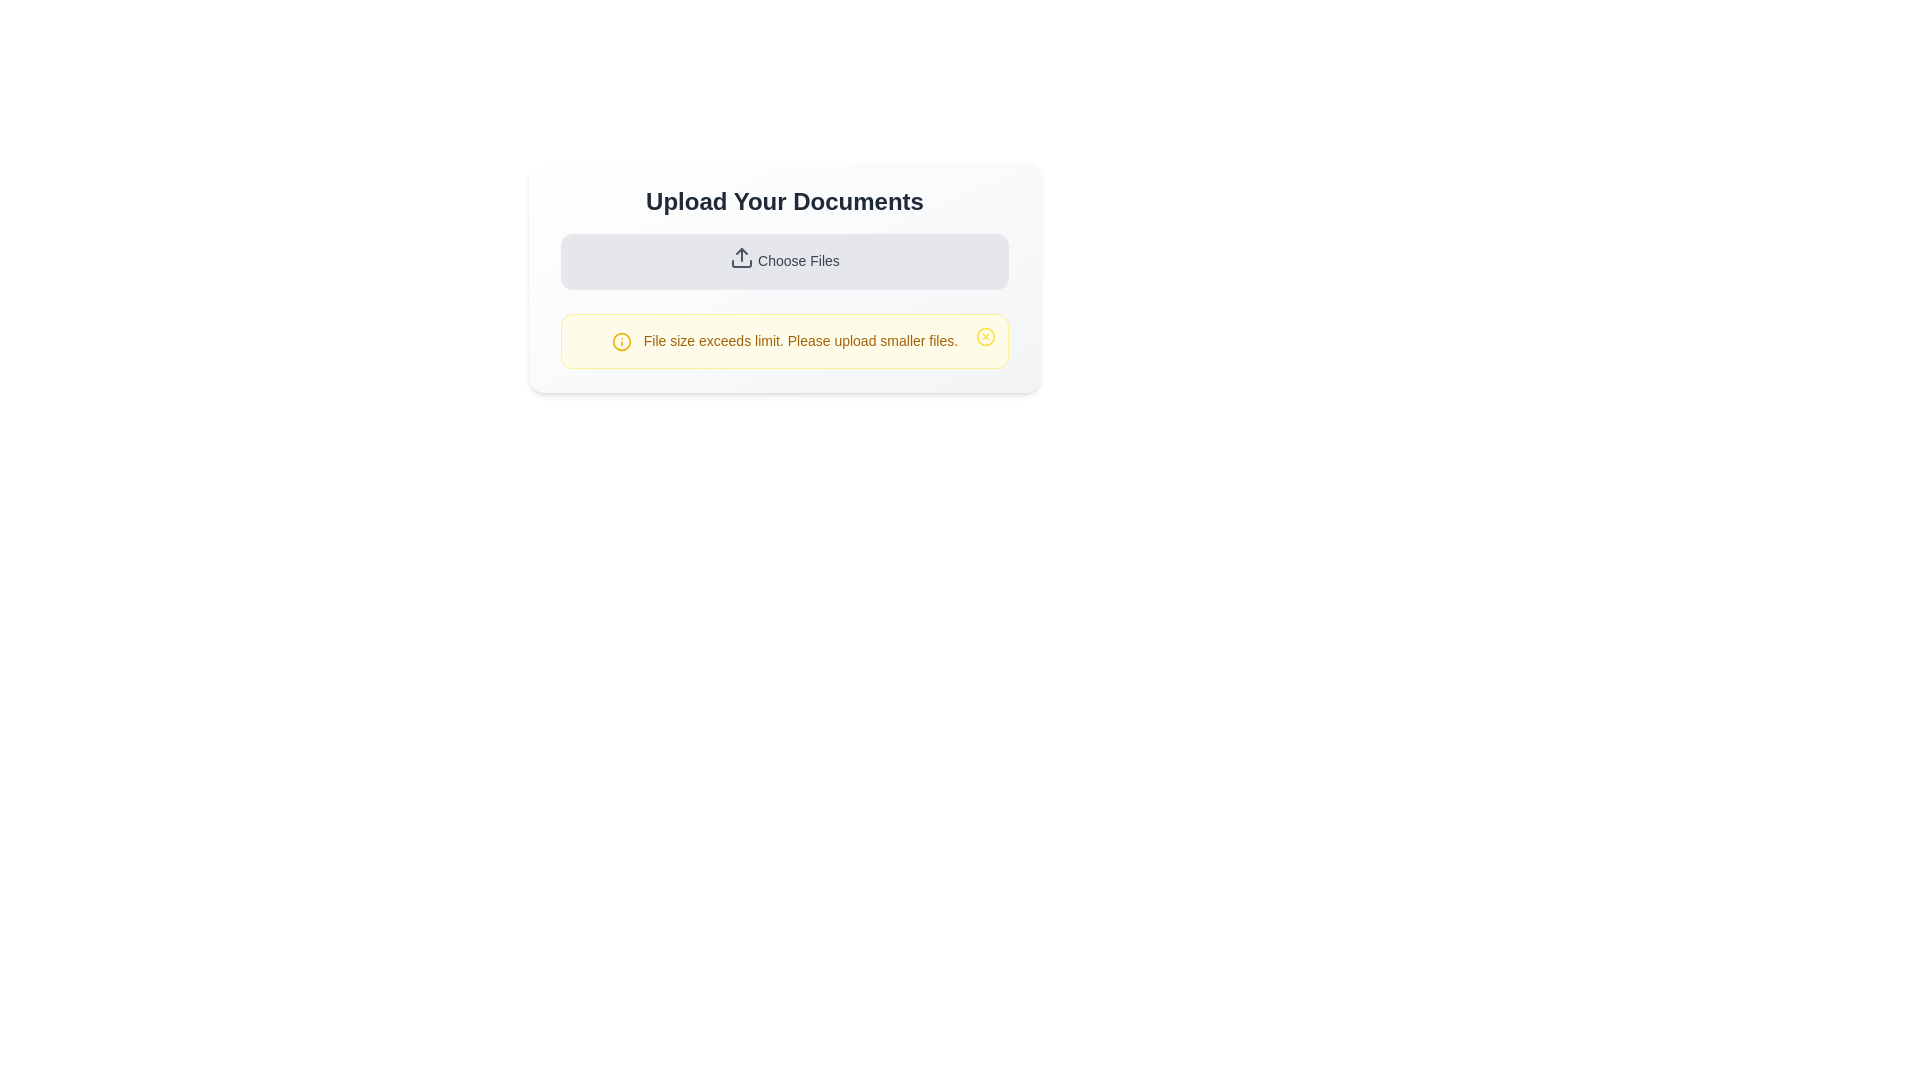 This screenshot has width=1920, height=1080. Describe the element at coordinates (784, 277) in the screenshot. I see `the Component block for file upload which includes the title 'Upload Your Documents', a 'Choose Files' button, and a yellow notification box indicating a file size issue` at that location.